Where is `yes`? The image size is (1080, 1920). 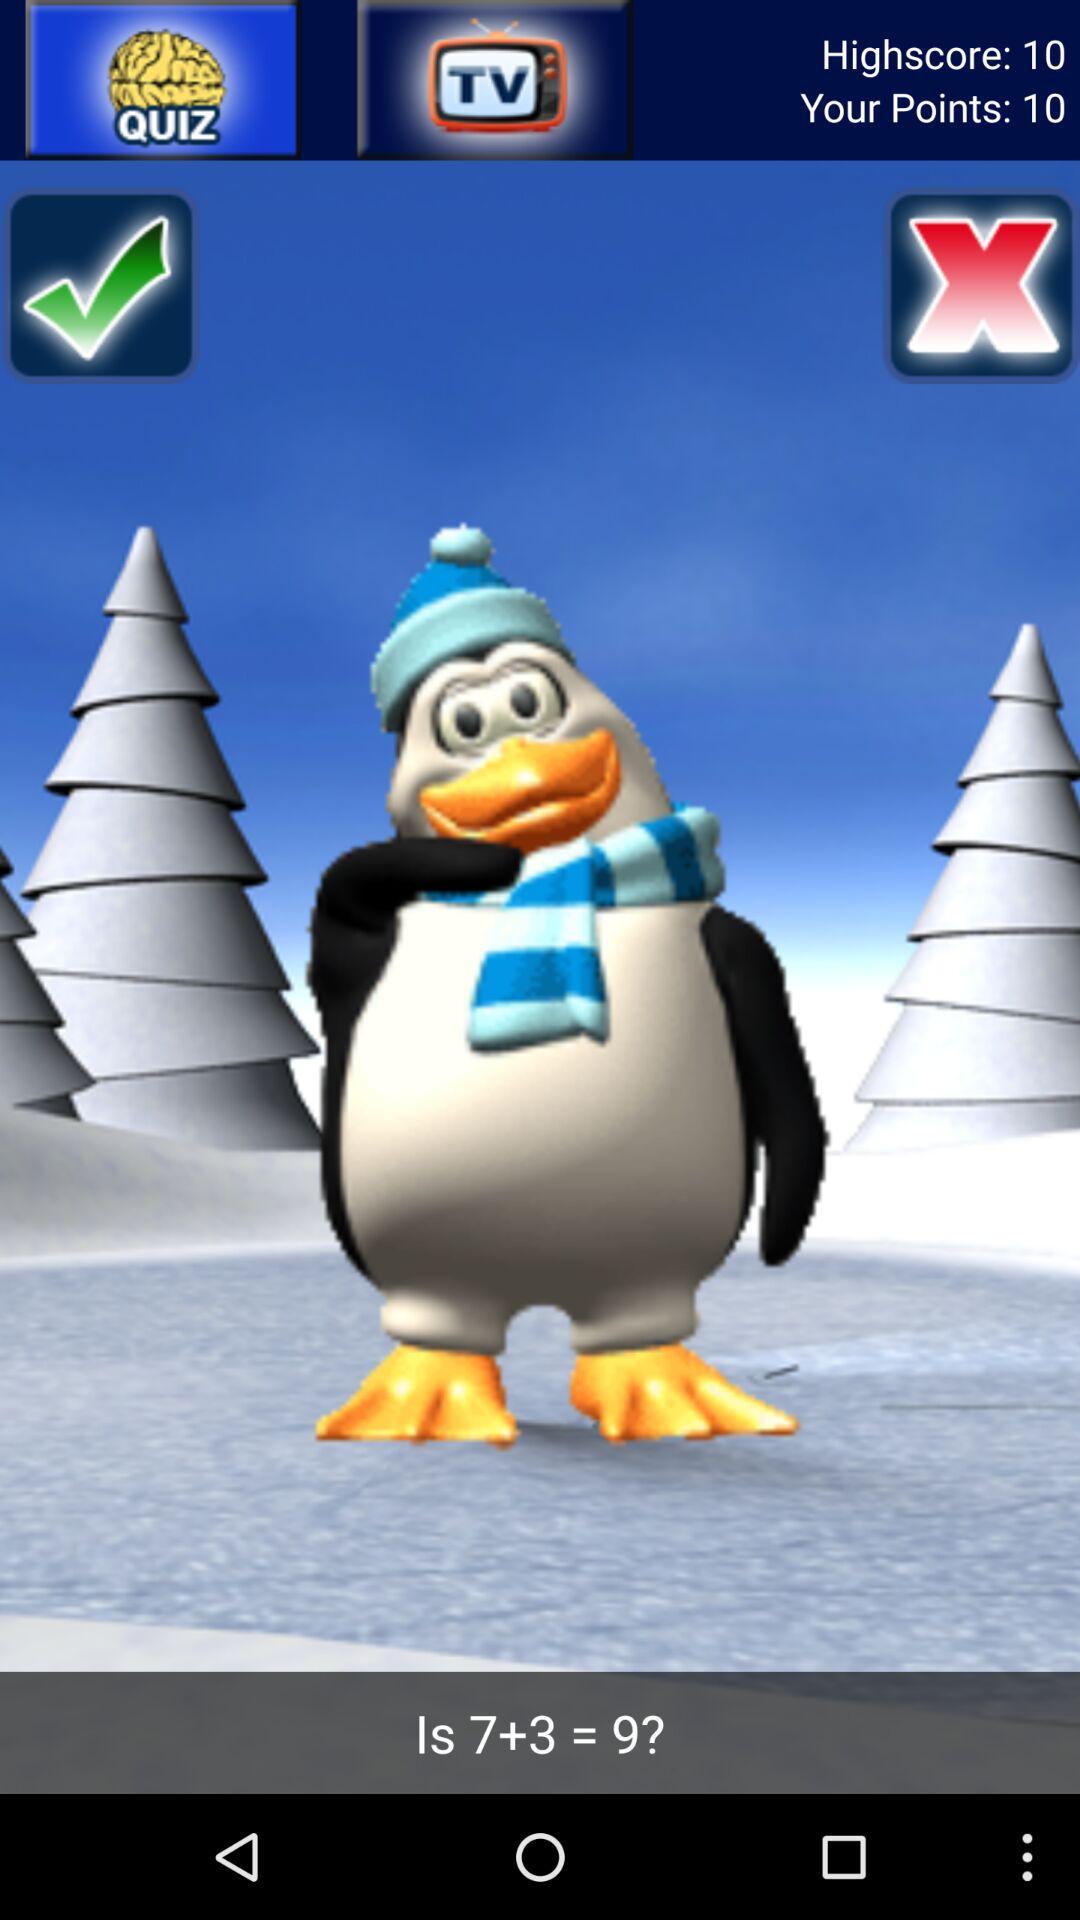 yes is located at coordinates (99, 284).